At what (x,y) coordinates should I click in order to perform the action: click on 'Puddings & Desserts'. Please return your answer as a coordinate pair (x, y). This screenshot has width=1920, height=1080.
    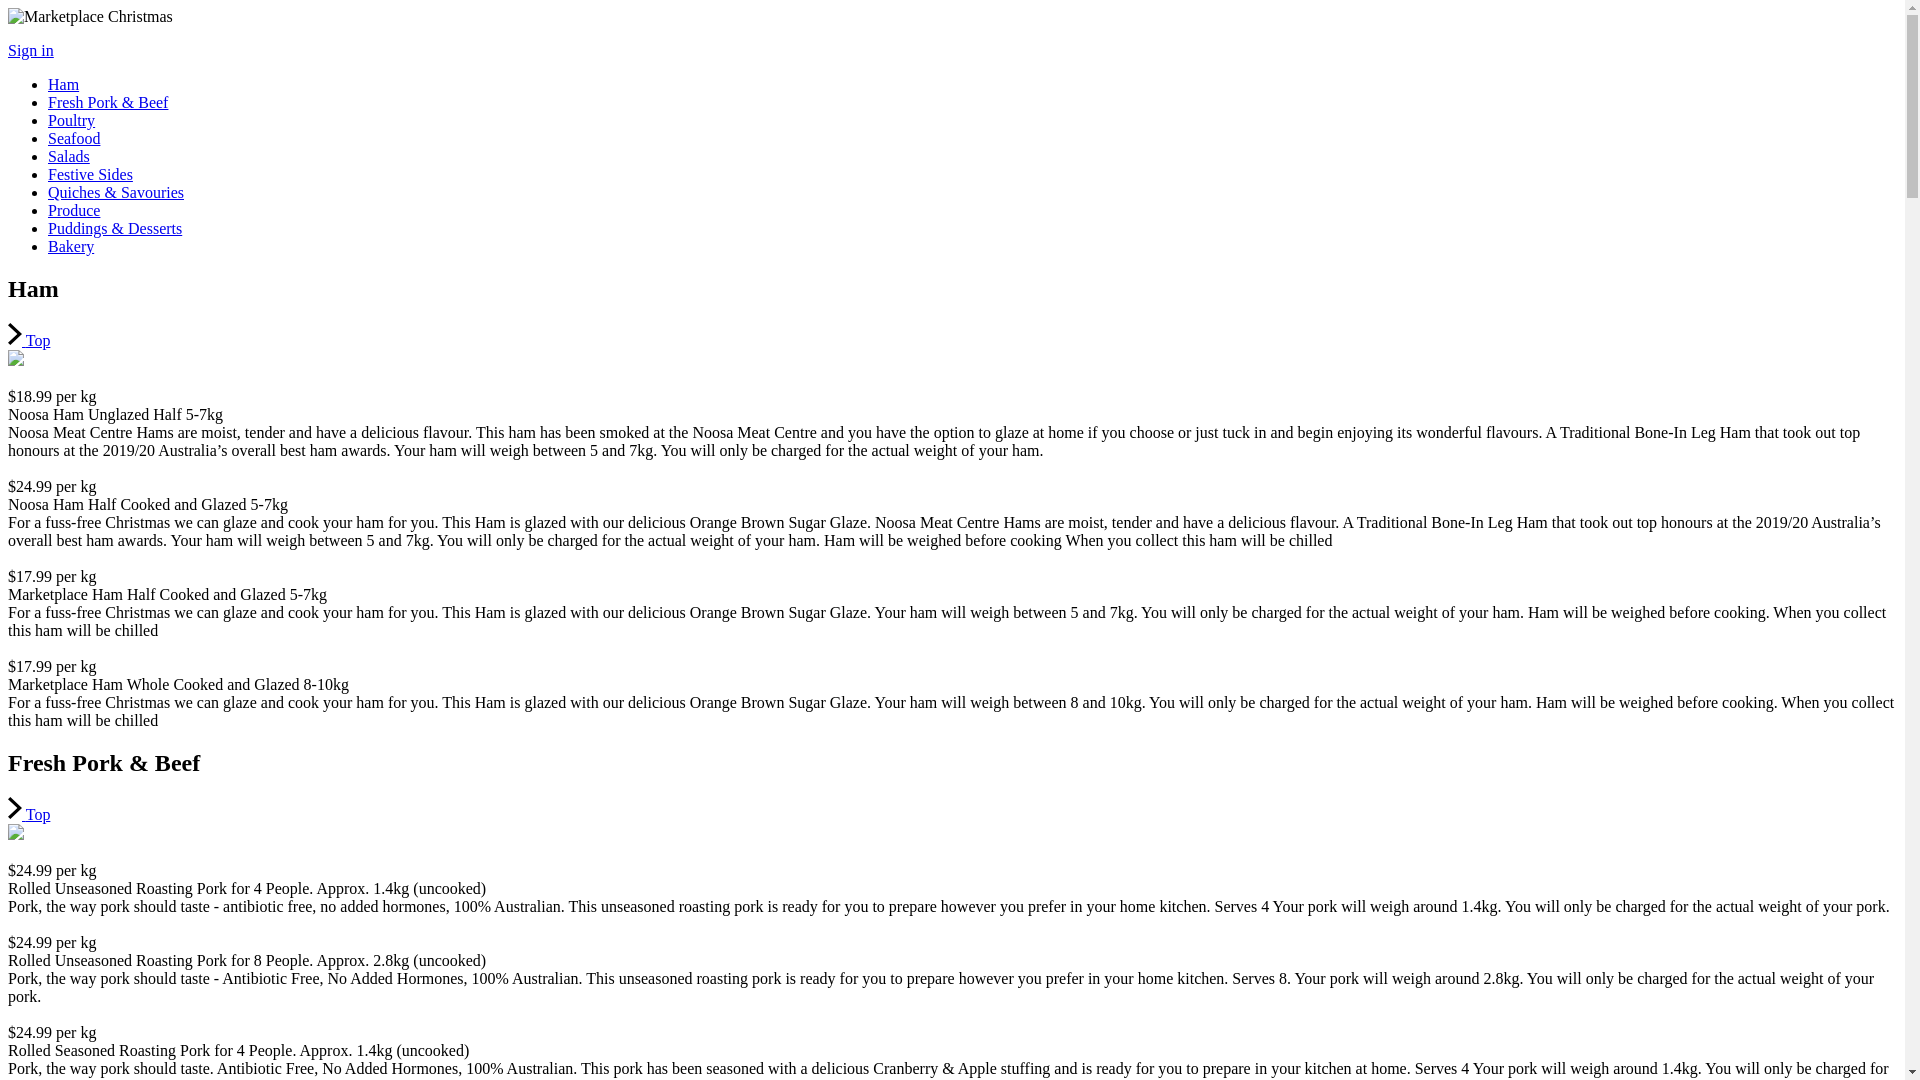
    Looking at the image, I should click on (114, 227).